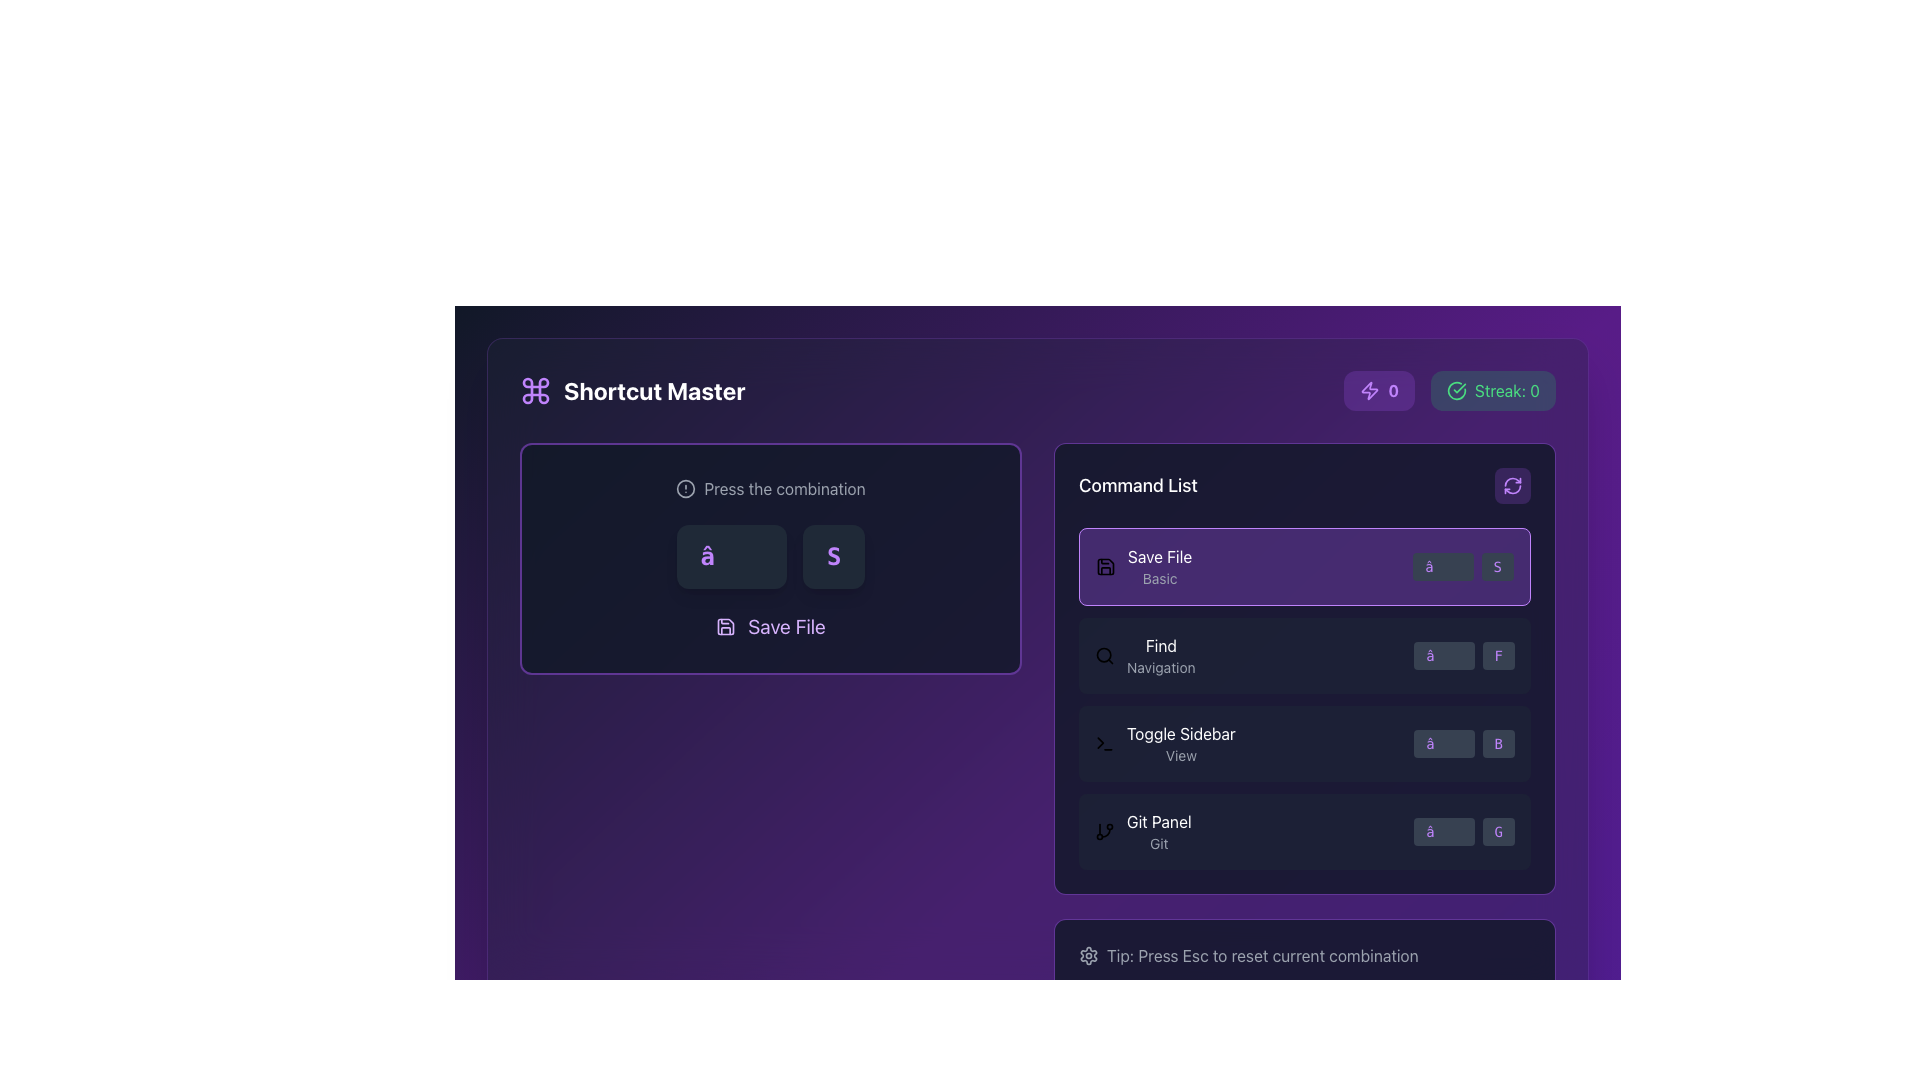 Image resolution: width=1920 pixels, height=1080 pixels. Describe the element at coordinates (1450, 390) in the screenshot. I see `the green badge displaying 'Streak: 0' with a checkmark icon` at that location.